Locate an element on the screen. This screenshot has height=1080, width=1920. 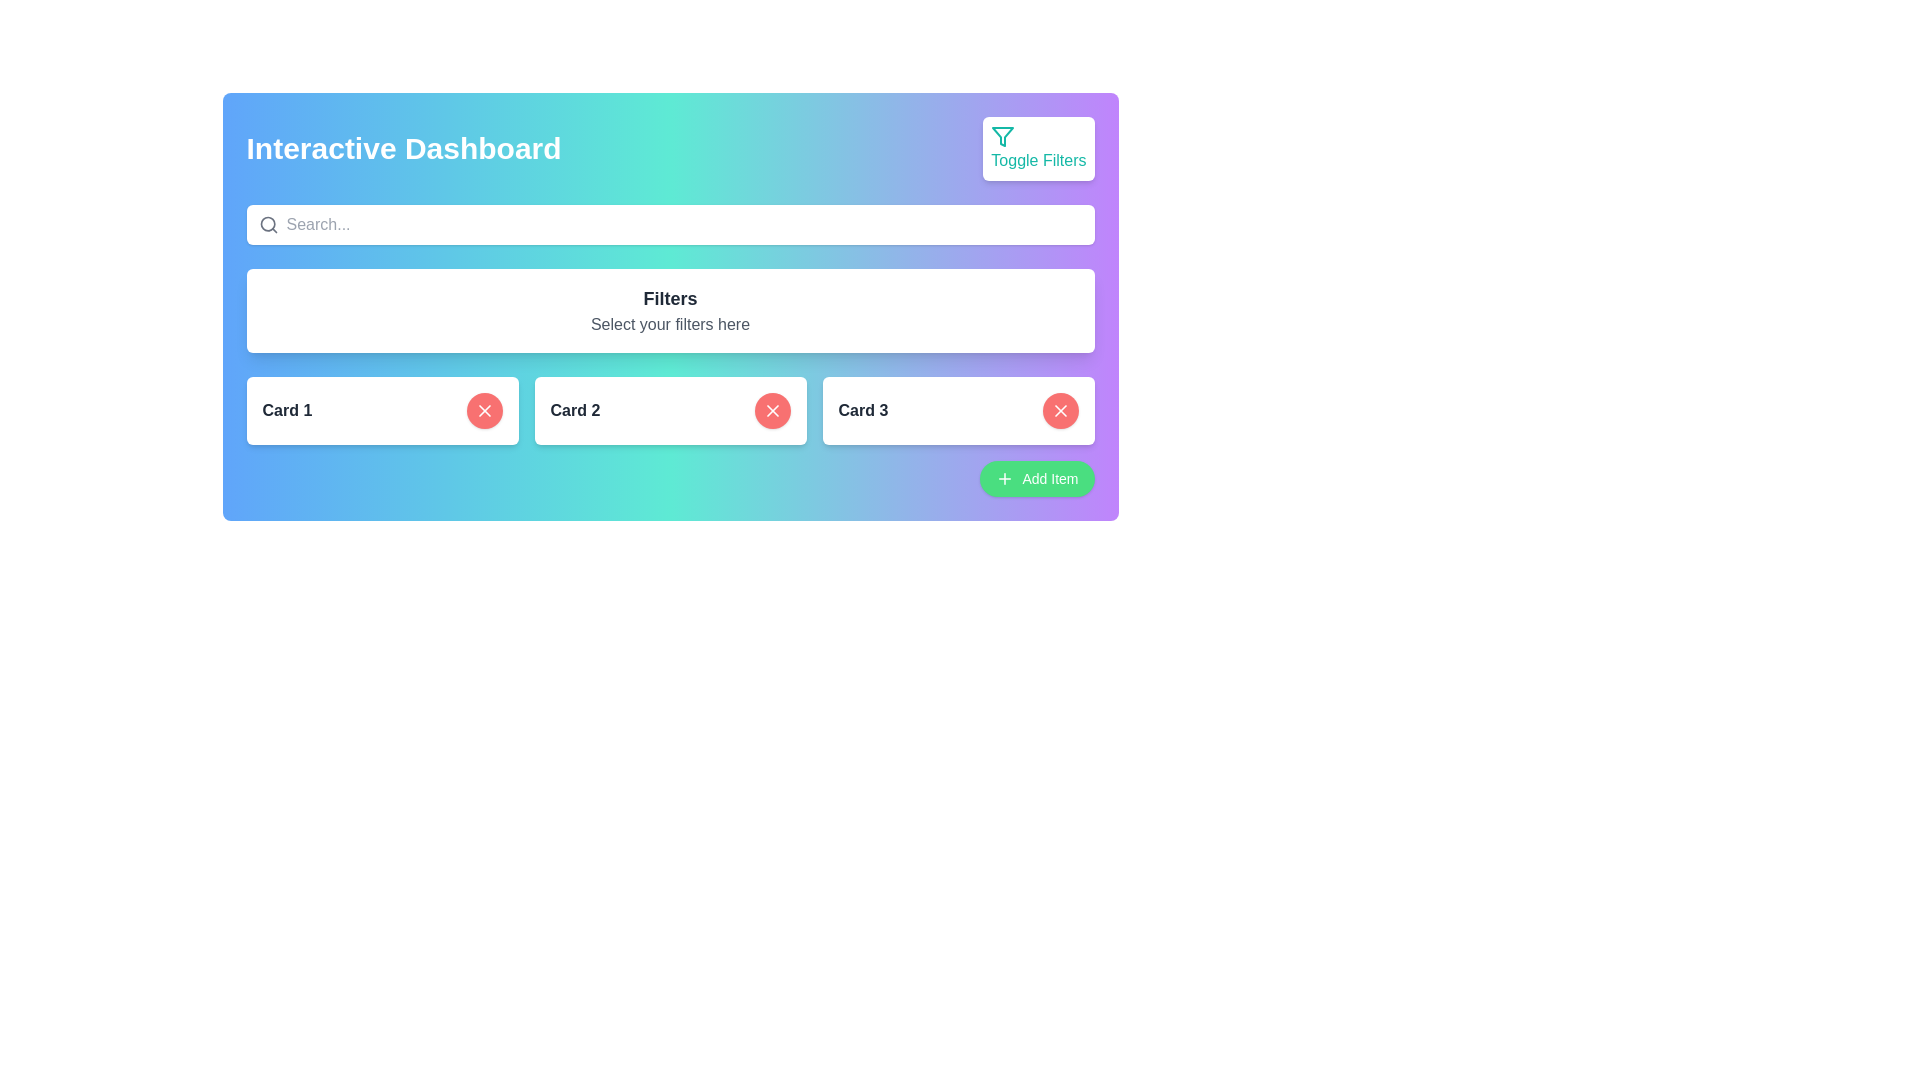
the teal funnel icon representing filter functionalities located in the 'Toggle Filters' component in the top-right corner of the interface is located at coordinates (1003, 136).